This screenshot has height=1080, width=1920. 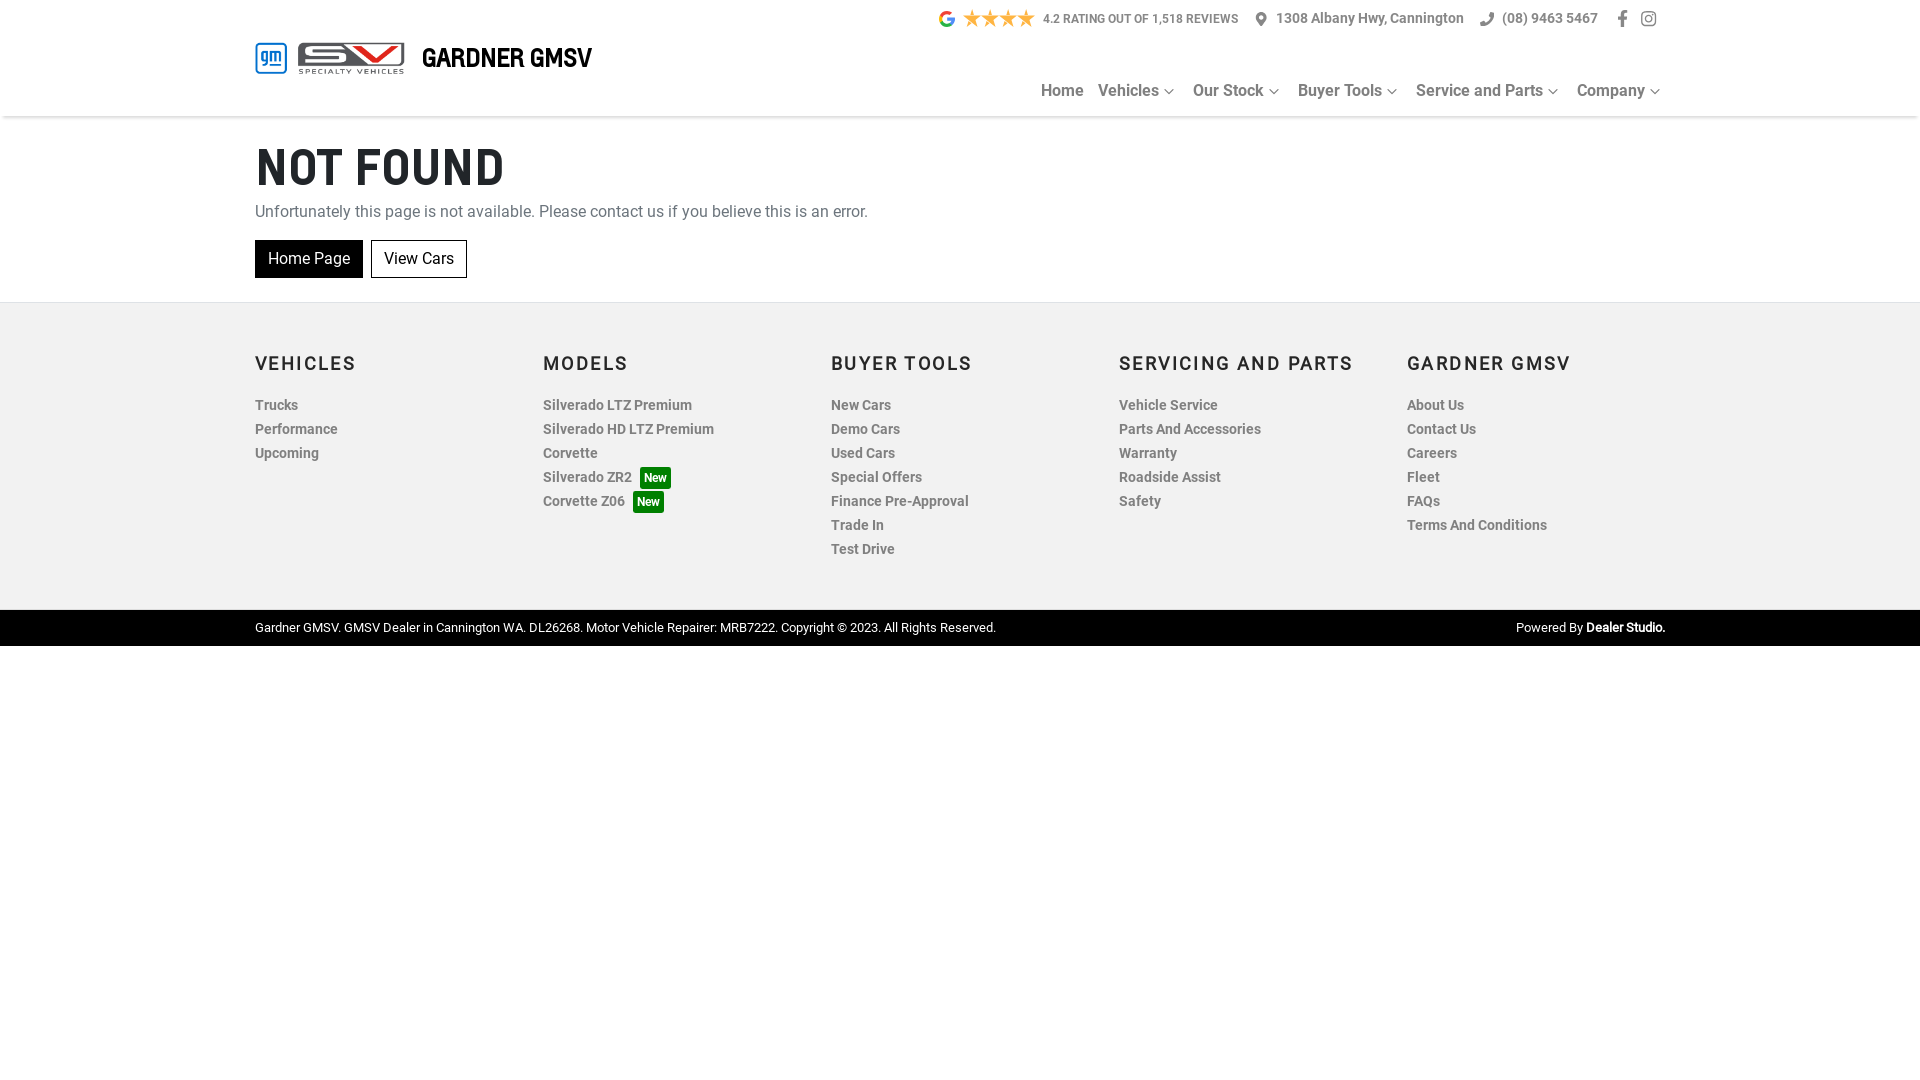 I want to click on 'Used Cars', so click(x=863, y=453).